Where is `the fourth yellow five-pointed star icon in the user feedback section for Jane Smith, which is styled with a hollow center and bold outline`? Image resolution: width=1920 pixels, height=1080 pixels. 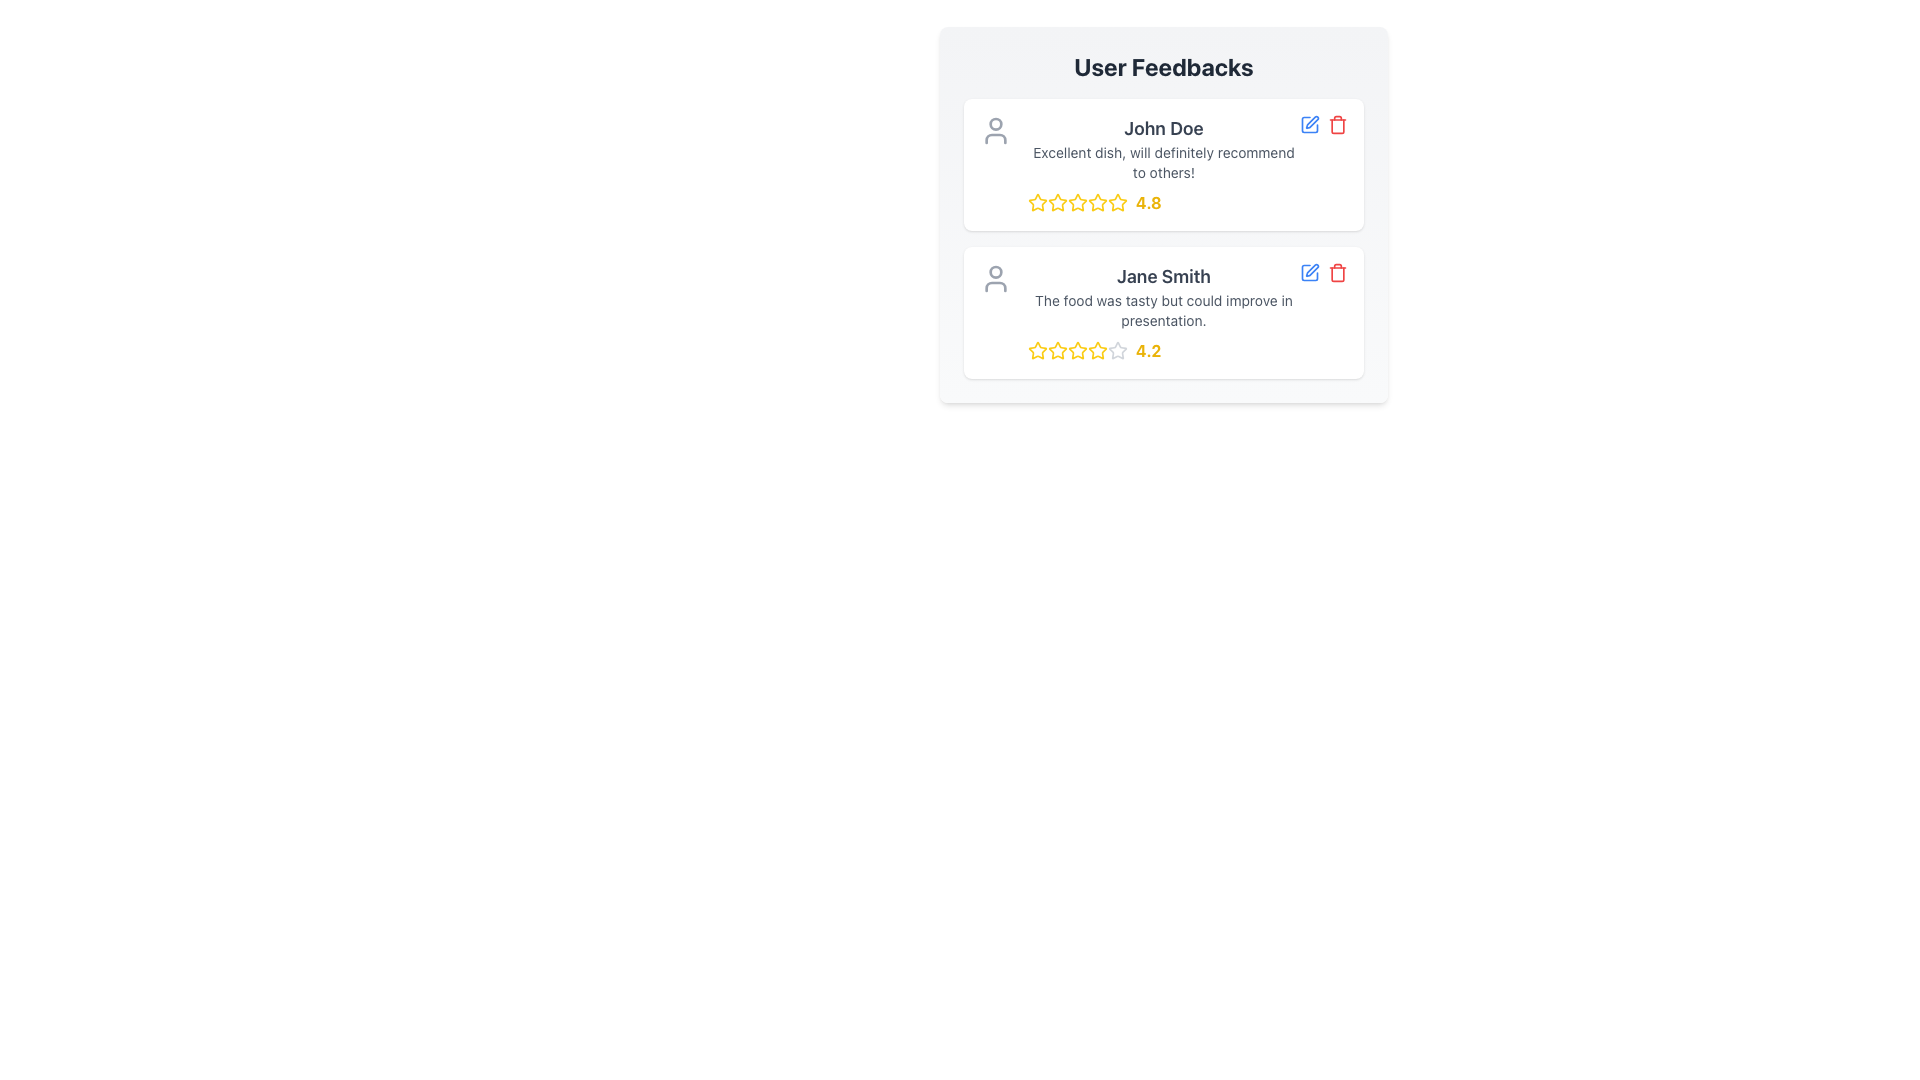 the fourth yellow five-pointed star icon in the user feedback section for Jane Smith, which is styled with a hollow center and bold outline is located at coordinates (1077, 350).